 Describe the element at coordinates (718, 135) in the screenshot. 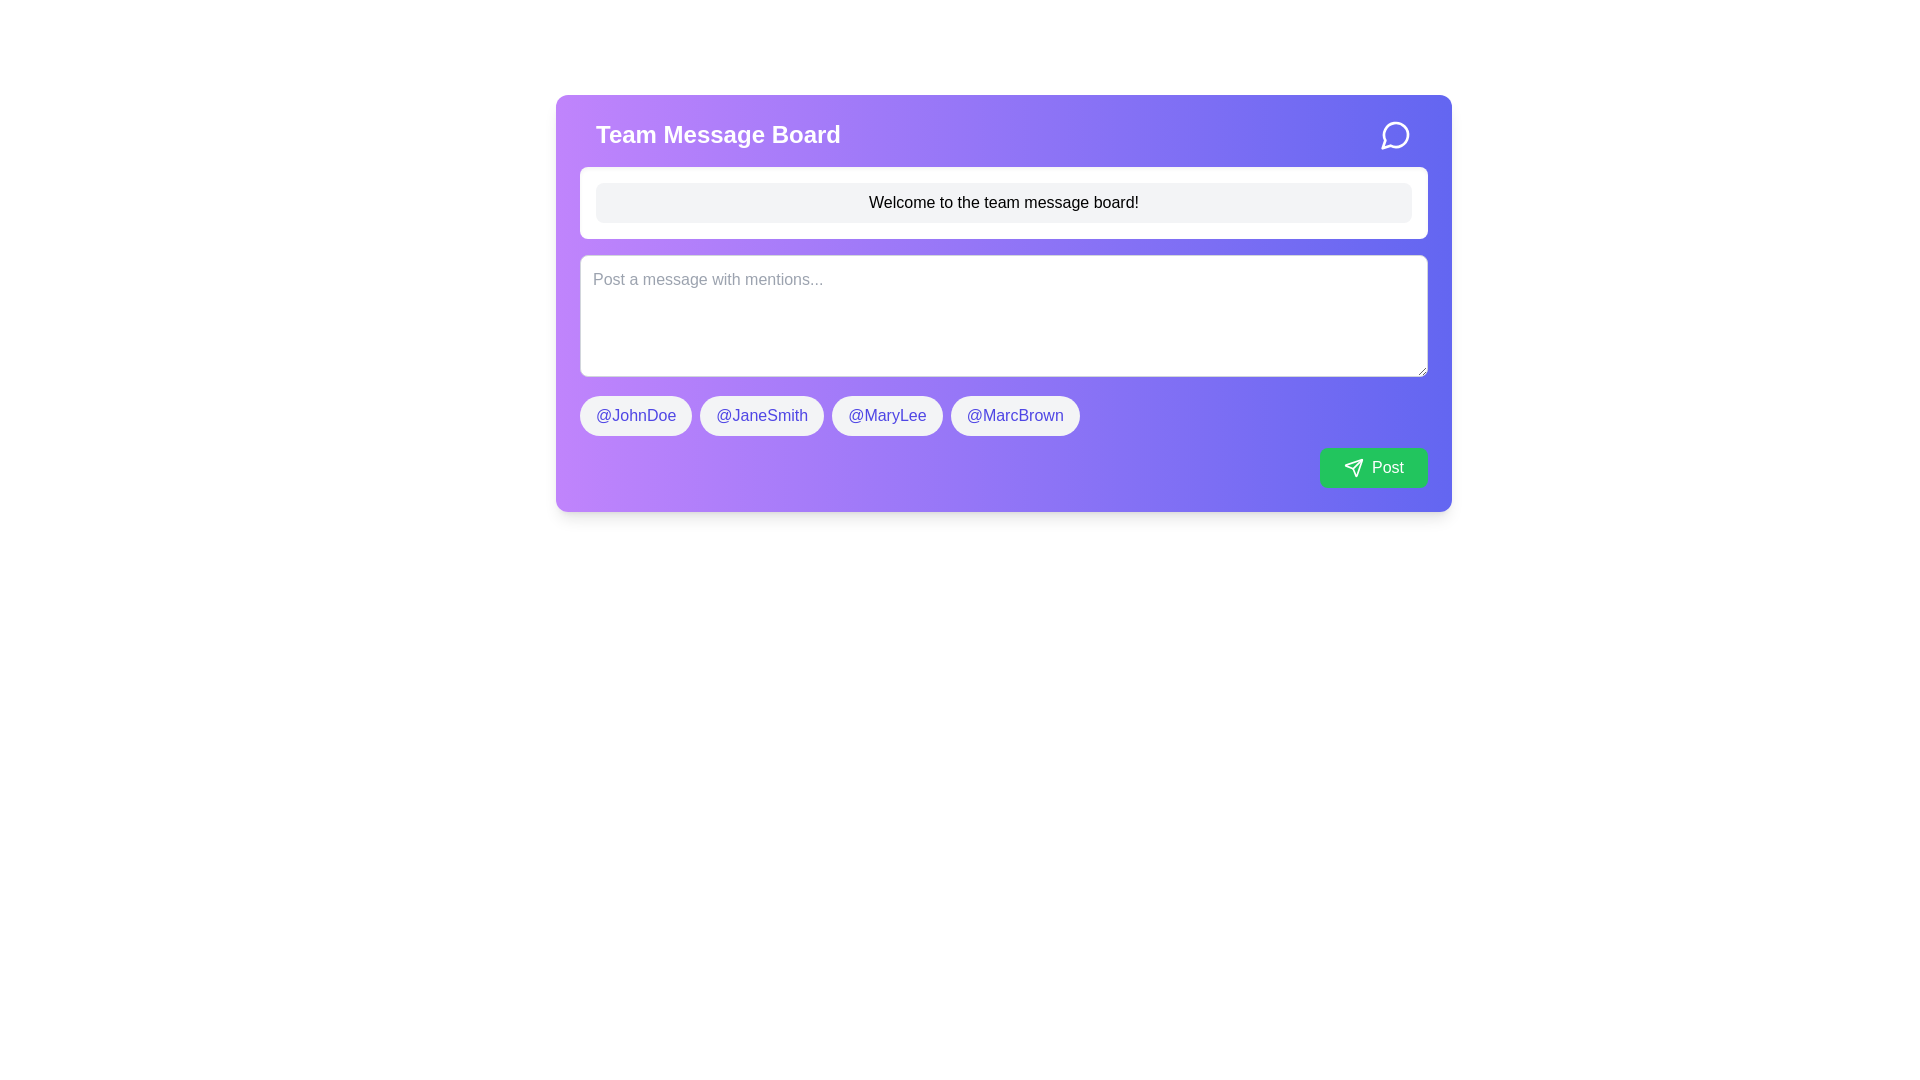

I see `the 'Team Message Board' text label, which serves as the title indicating the purpose of the section` at that location.